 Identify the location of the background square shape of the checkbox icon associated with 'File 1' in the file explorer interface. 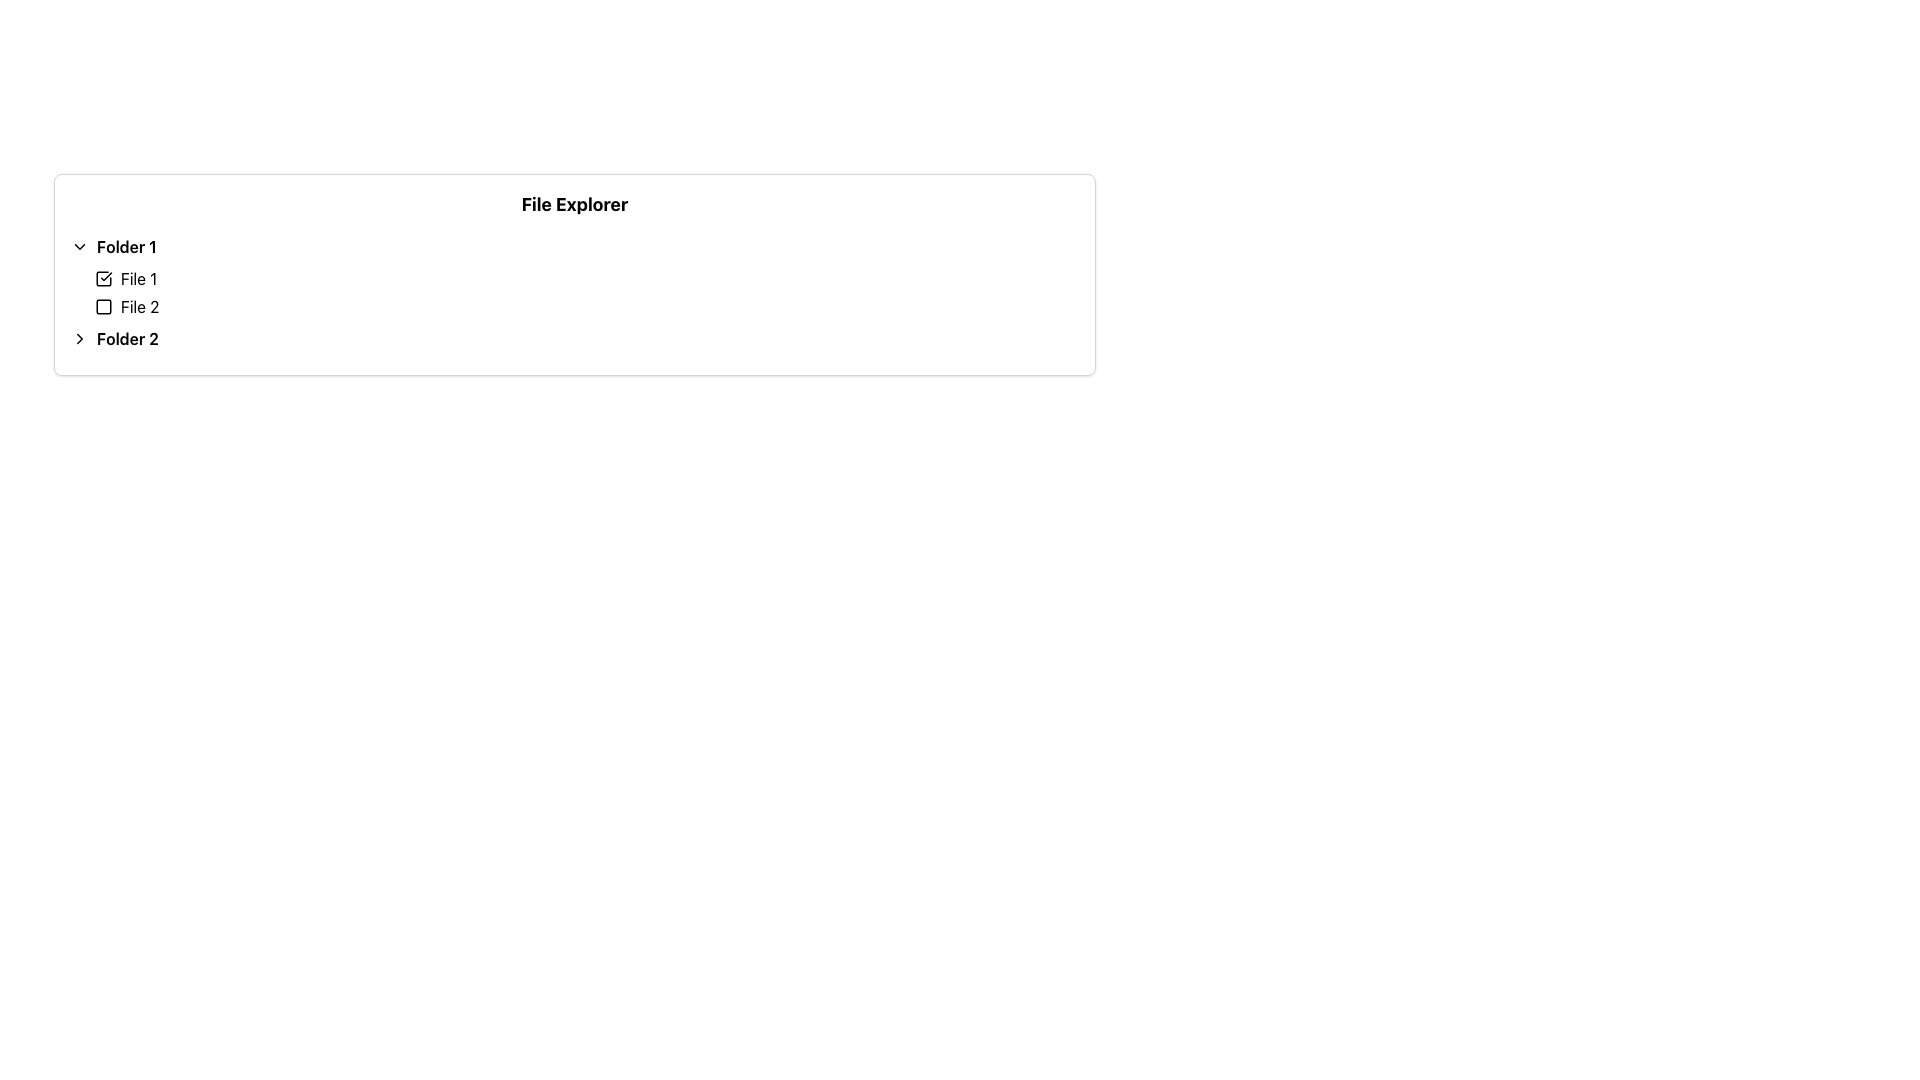
(103, 278).